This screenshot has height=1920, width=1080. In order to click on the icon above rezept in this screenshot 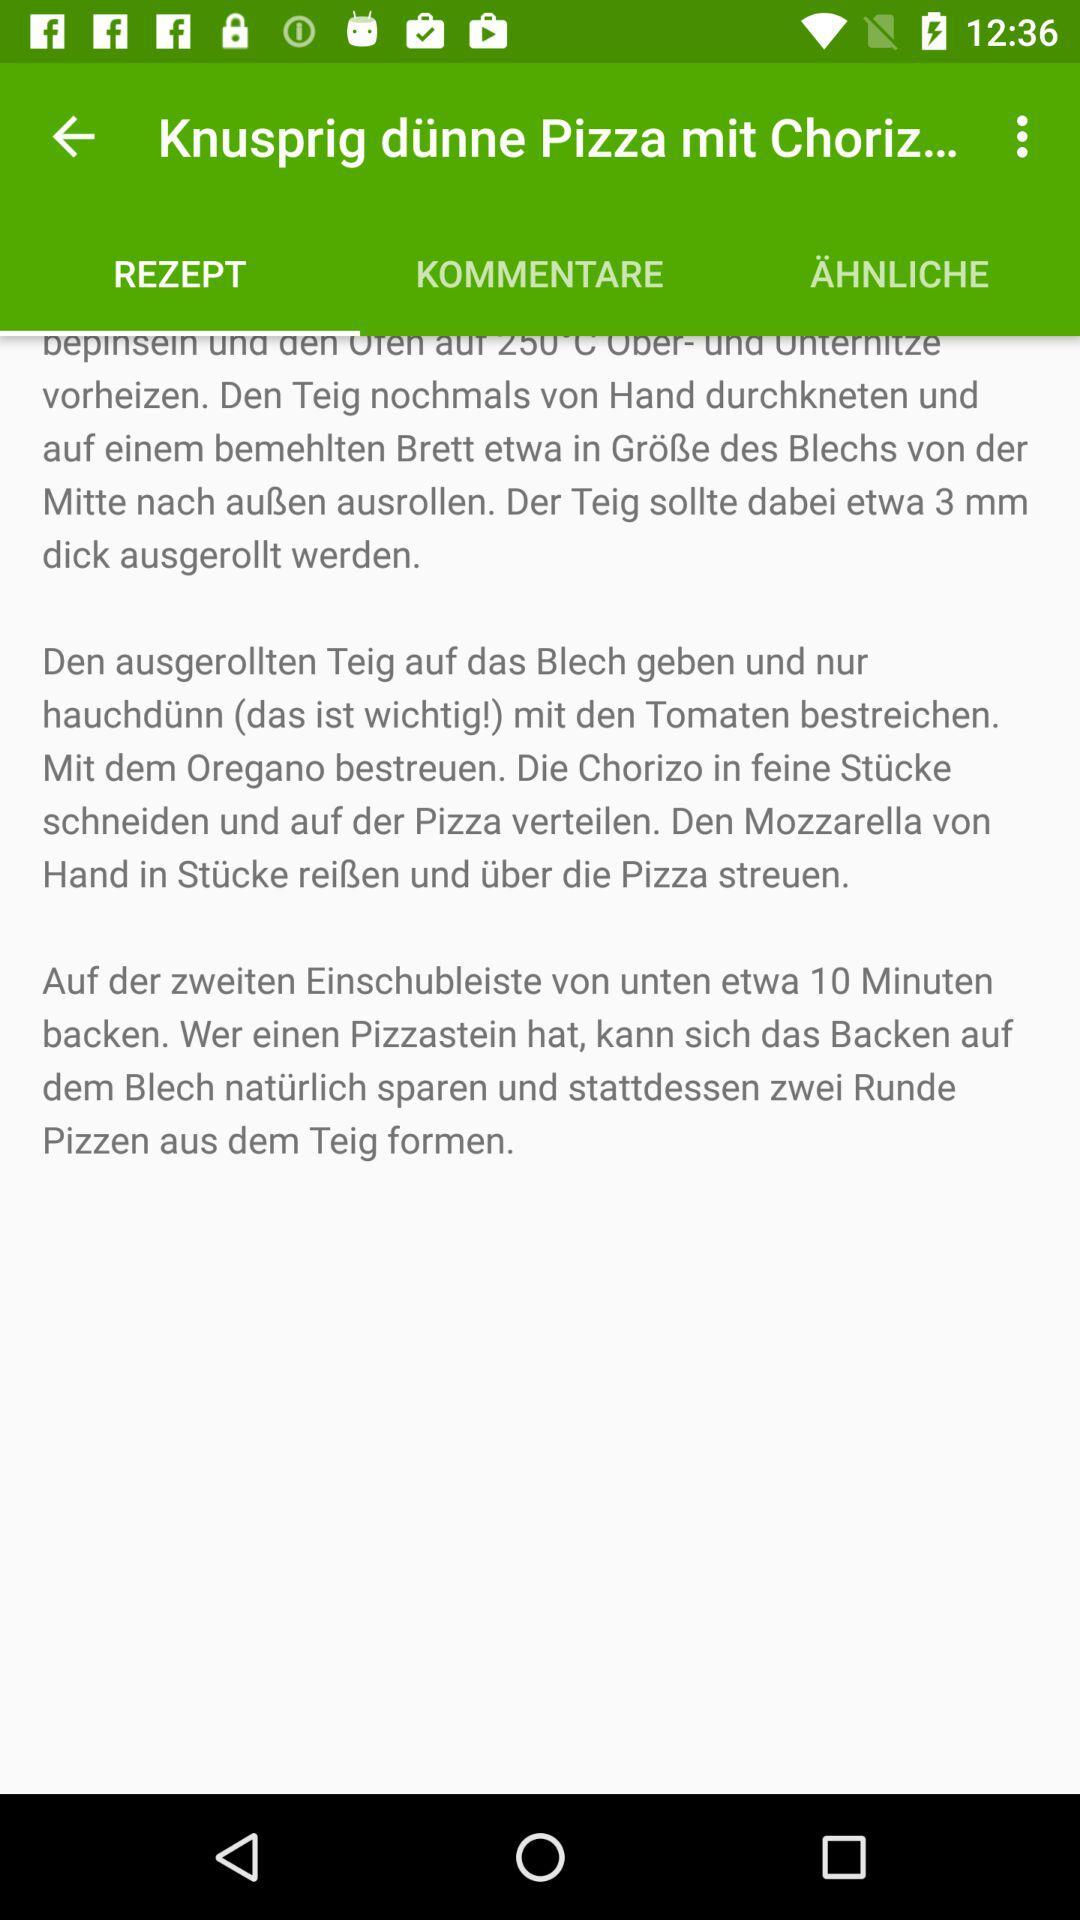, I will do `click(72, 135)`.